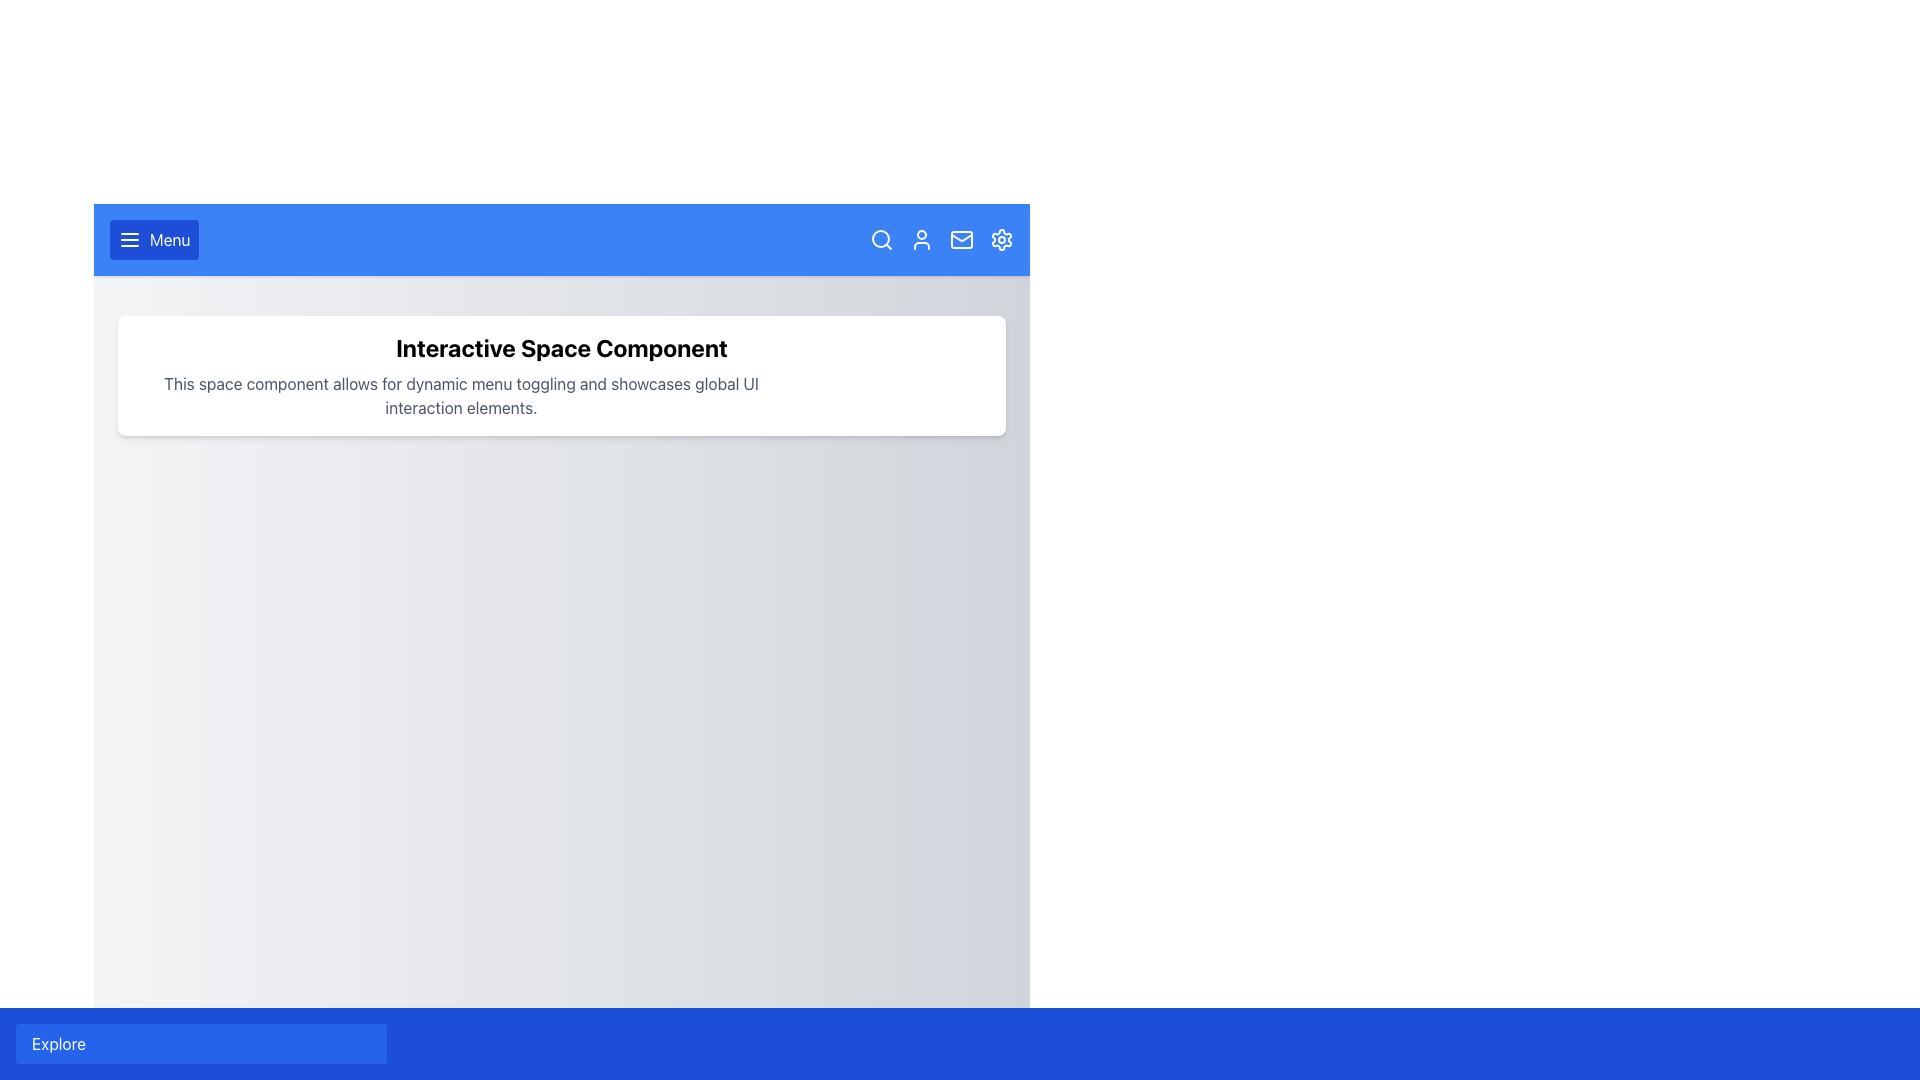 This screenshot has height=1080, width=1920. What do you see at coordinates (961, 238) in the screenshot?
I see `the rectangular body of the envelope icon located in the upper right section of the navigation bar` at bounding box center [961, 238].